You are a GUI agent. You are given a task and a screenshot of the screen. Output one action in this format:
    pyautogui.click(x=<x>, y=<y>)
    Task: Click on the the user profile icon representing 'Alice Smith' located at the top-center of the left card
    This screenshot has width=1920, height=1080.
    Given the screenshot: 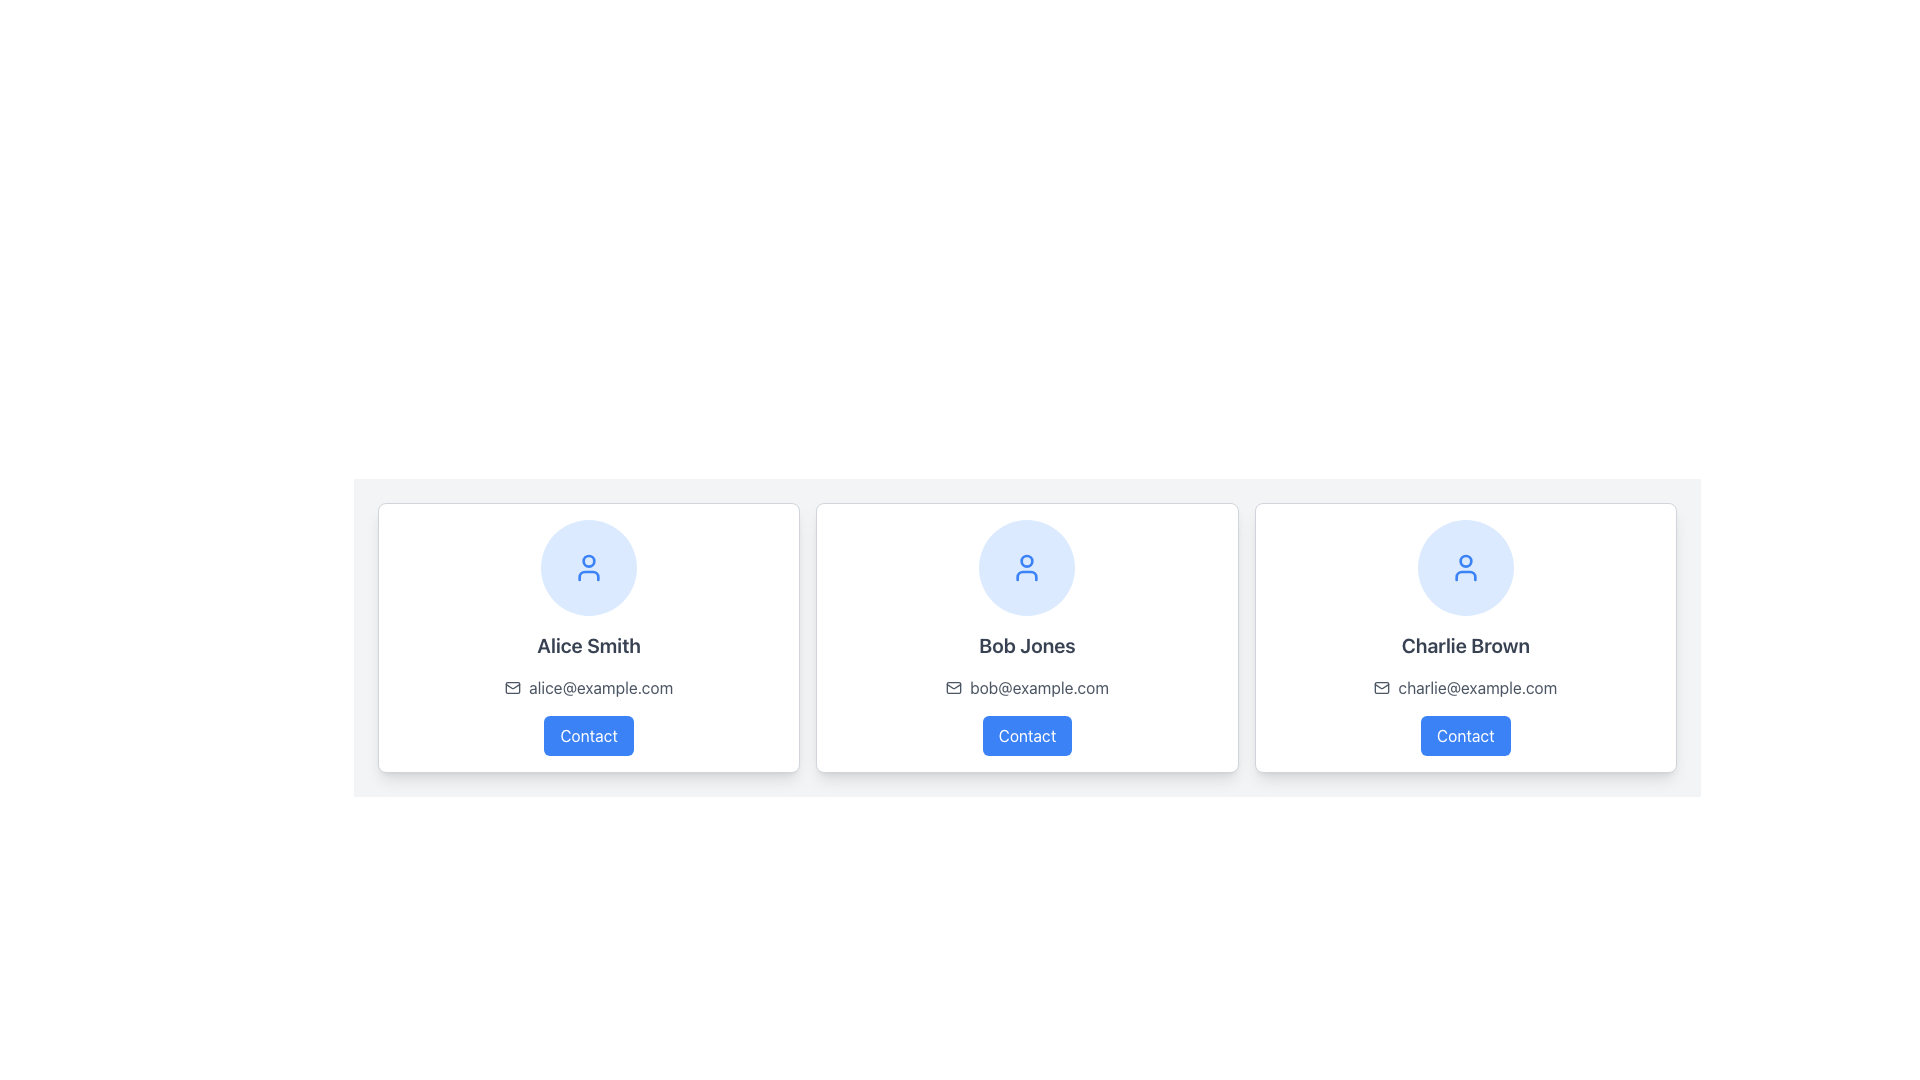 What is the action you would take?
    pyautogui.click(x=588, y=567)
    